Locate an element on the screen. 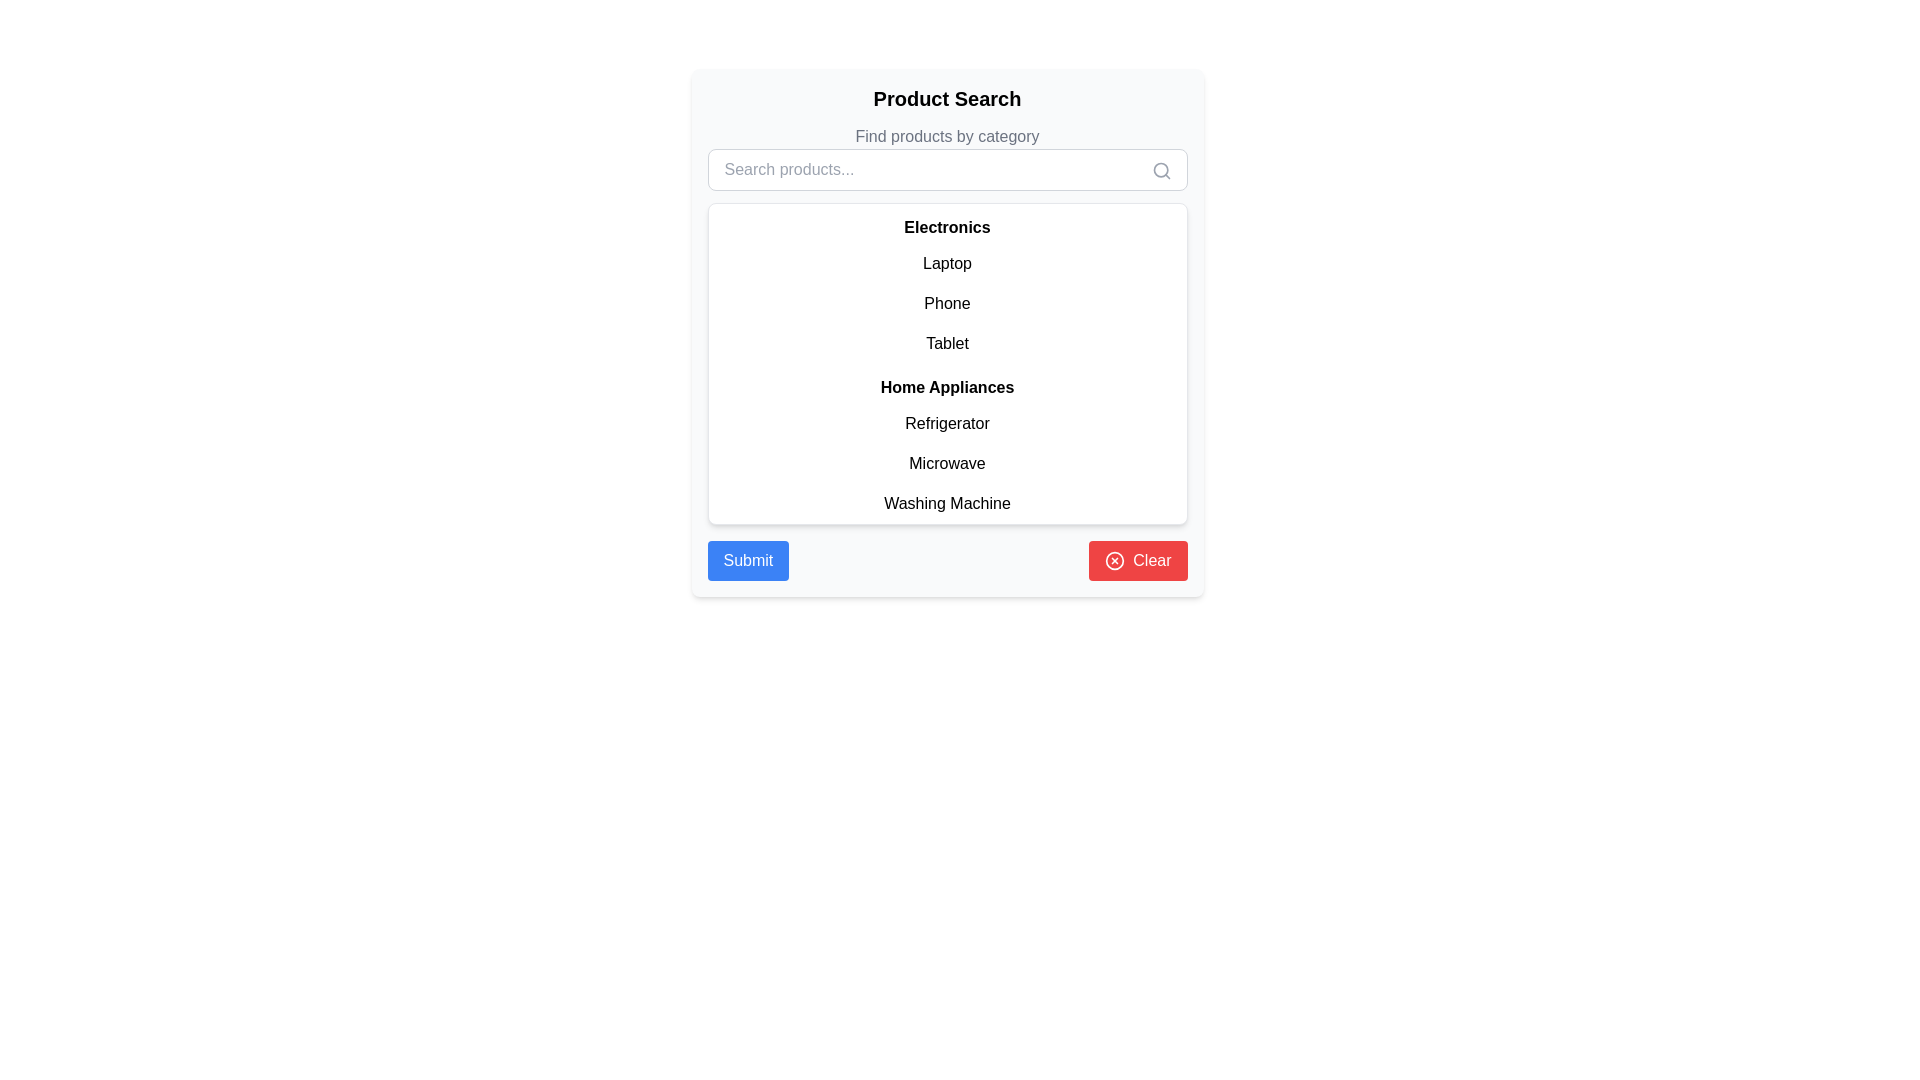  the informational text label located beneath the 'Product Search' header, which guides users to find products in distinct categories is located at coordinates (946, 136).